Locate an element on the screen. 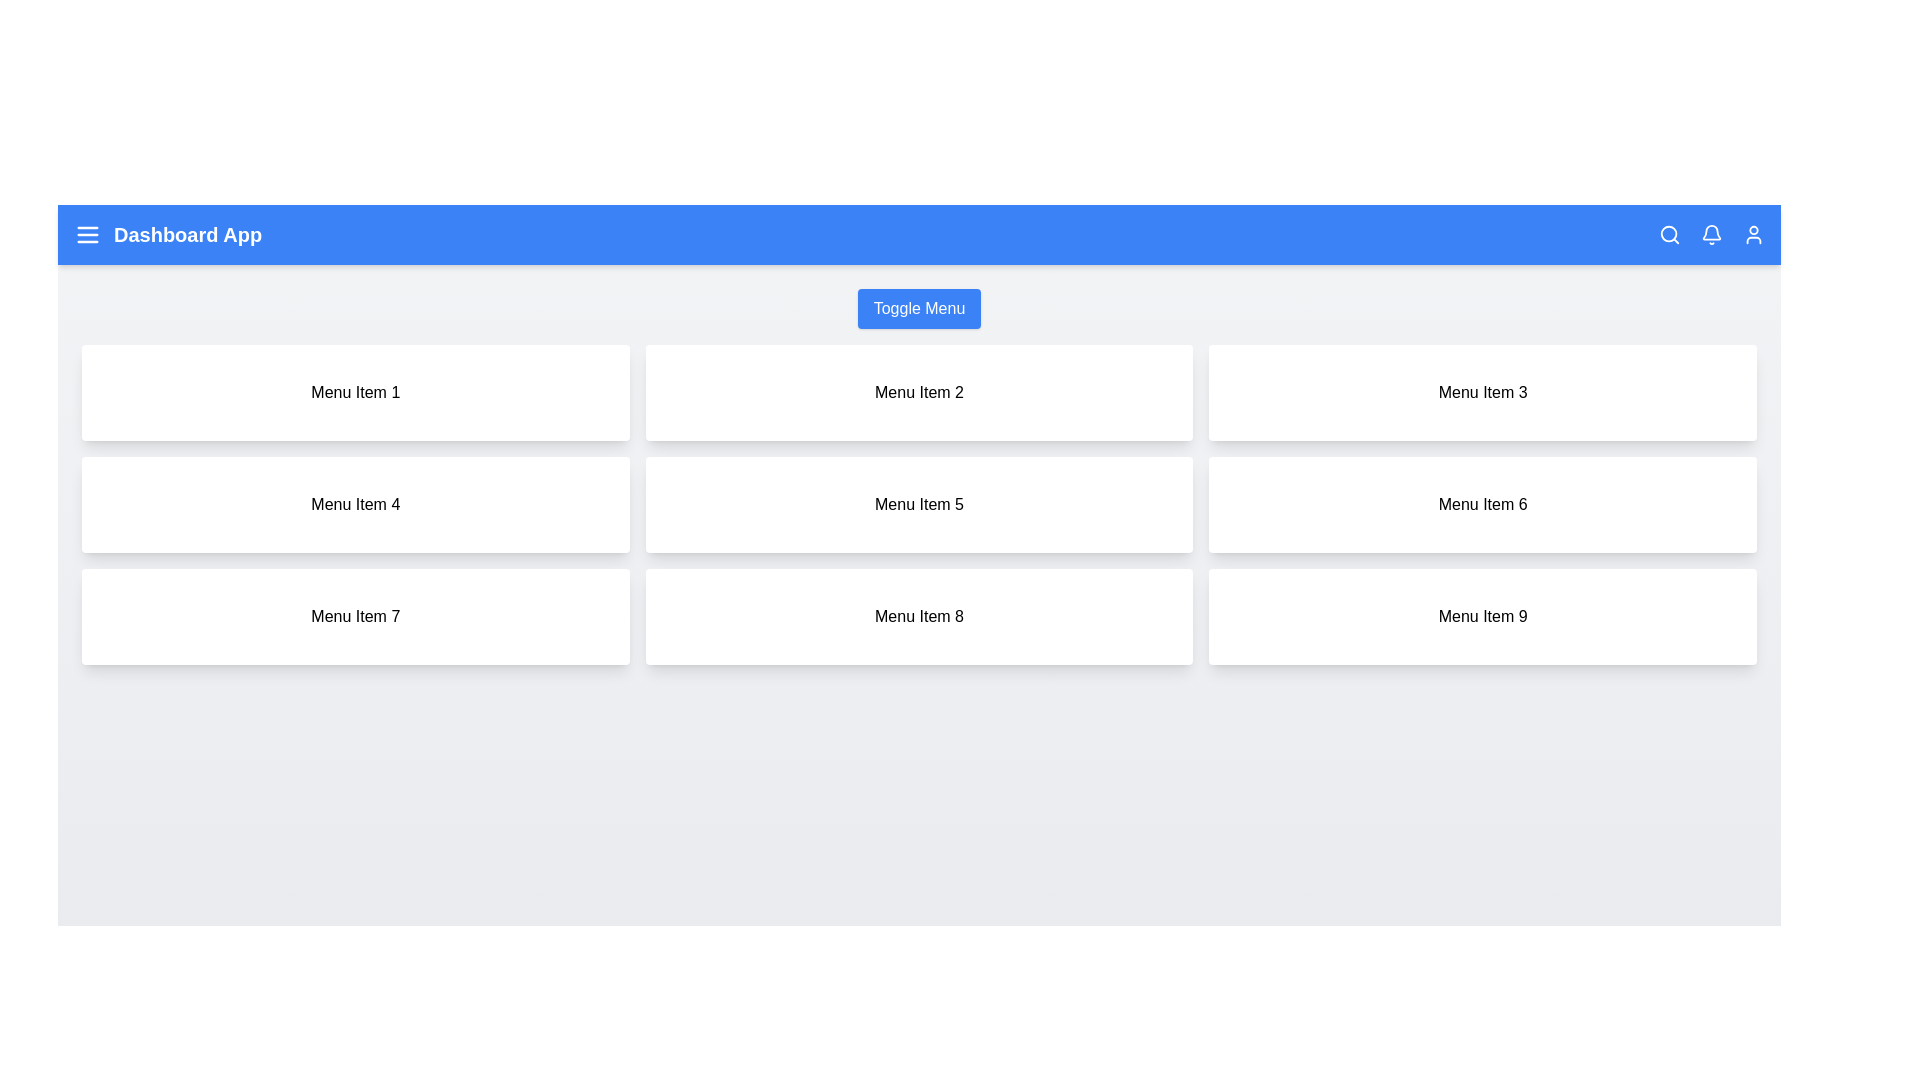  the 'Bell' icon to view notifications is located at coordinates (1711, 234).